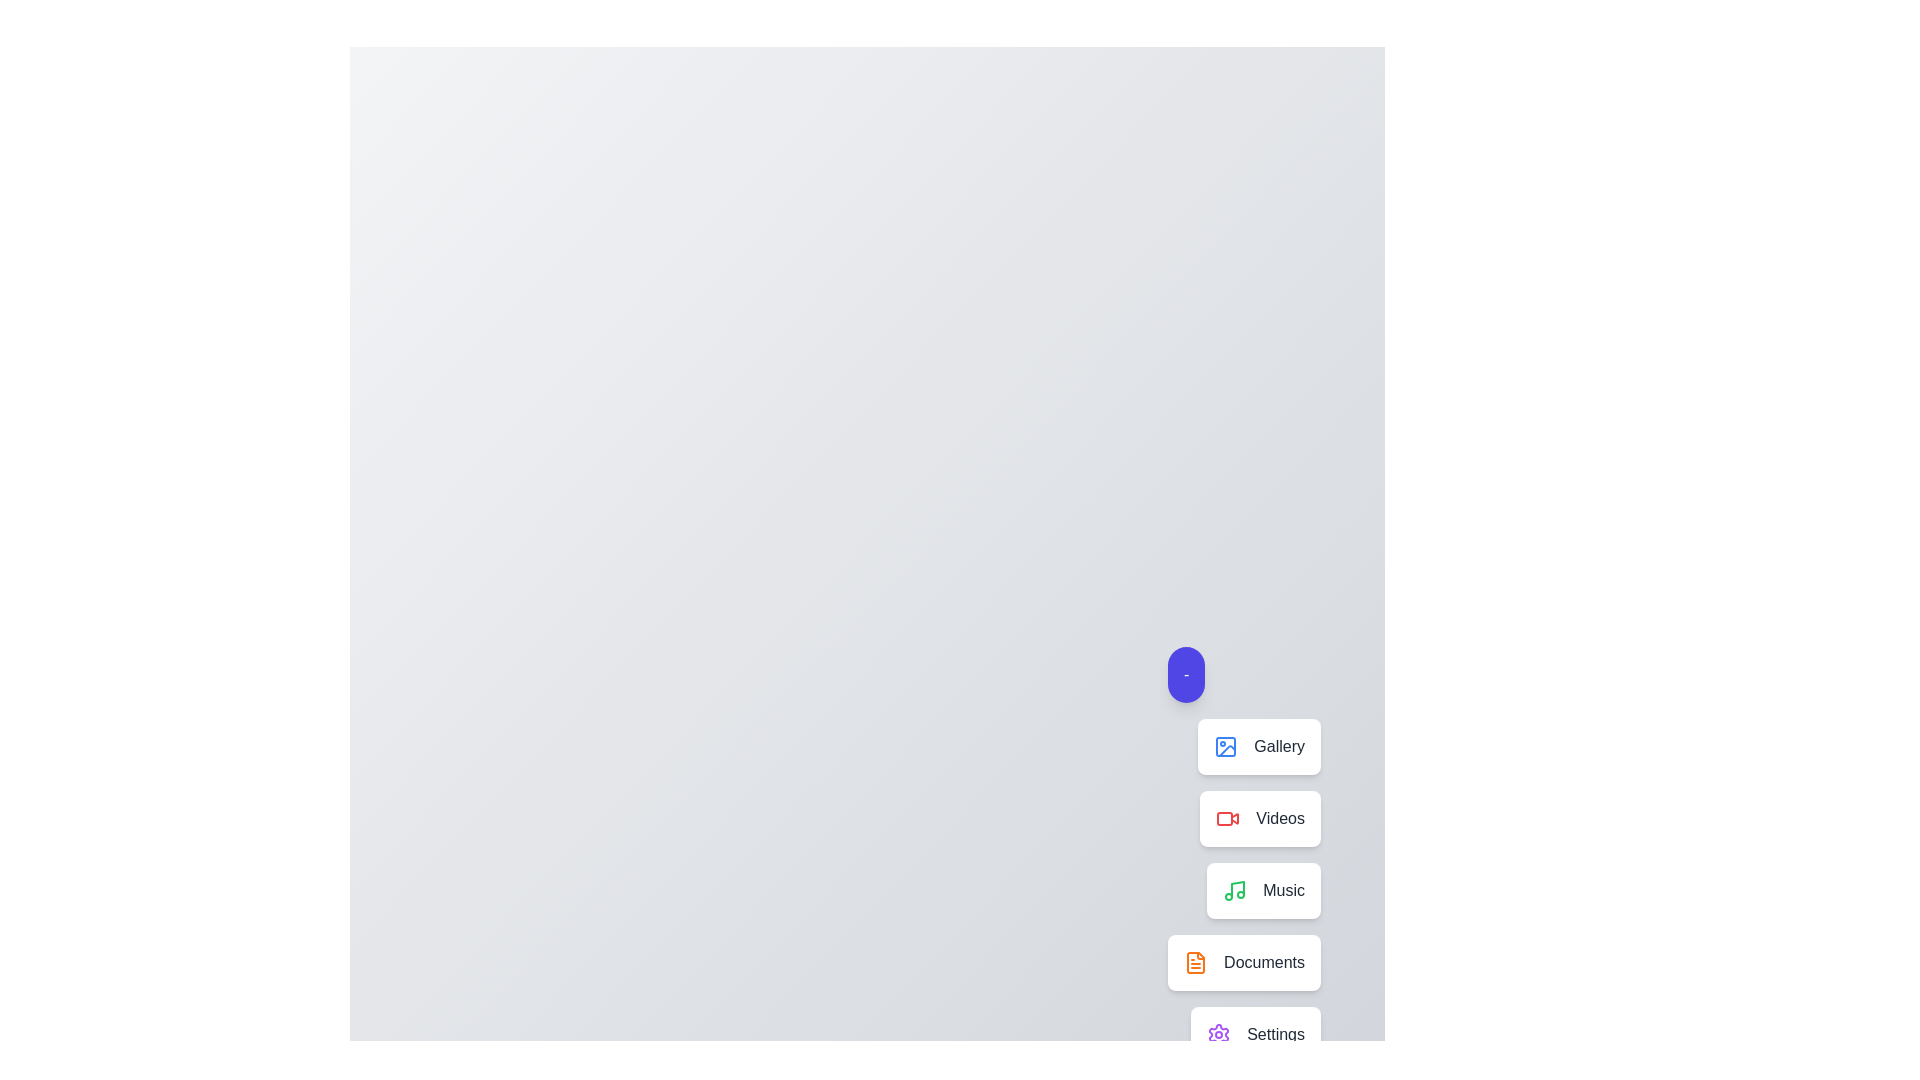 The height and width of the screenshot is (1080, 1920). I want to click on the menu item labeled 'Videos' to observe its hover animation, so click(1259, 818).